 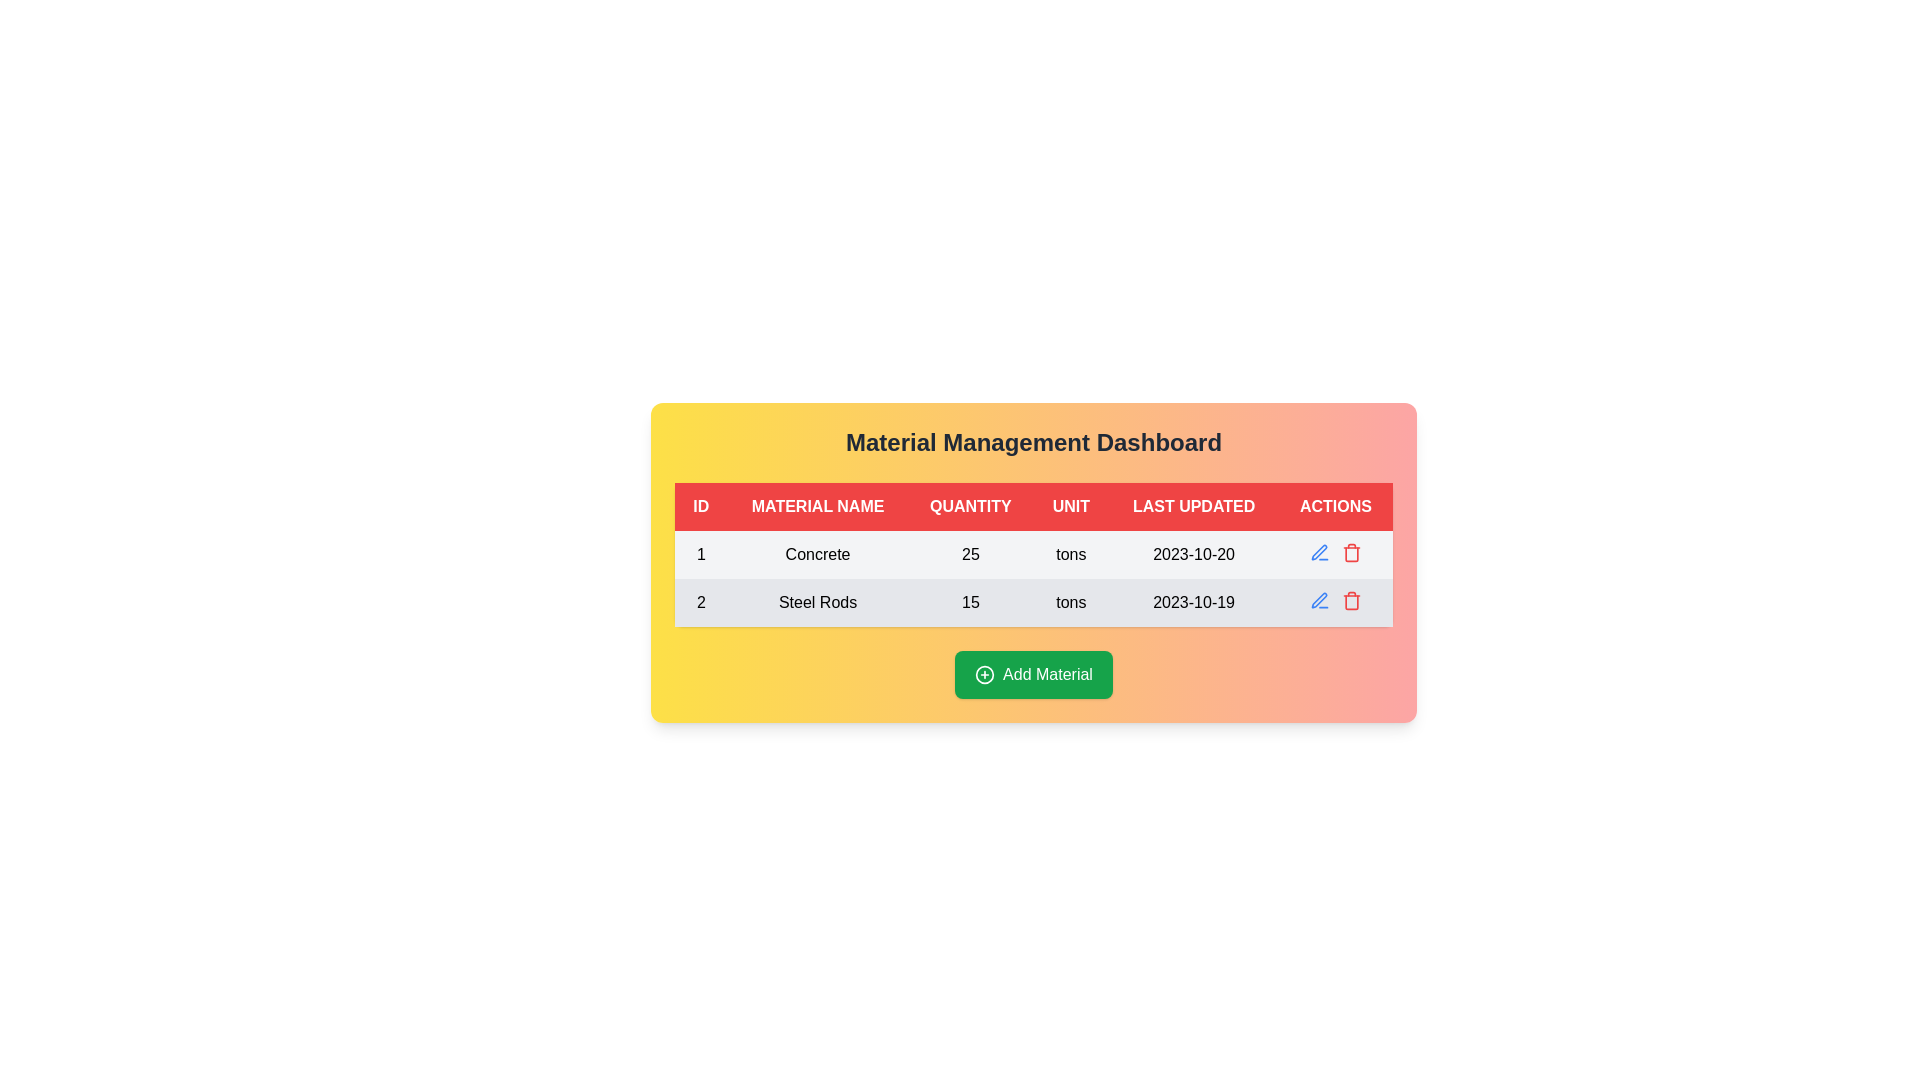 I want to click on the circular icon with a plus symbol inside, which is styled with a green central area and a white outline, located to the left of the 'Add Material' button, so click(x=985, y=675).